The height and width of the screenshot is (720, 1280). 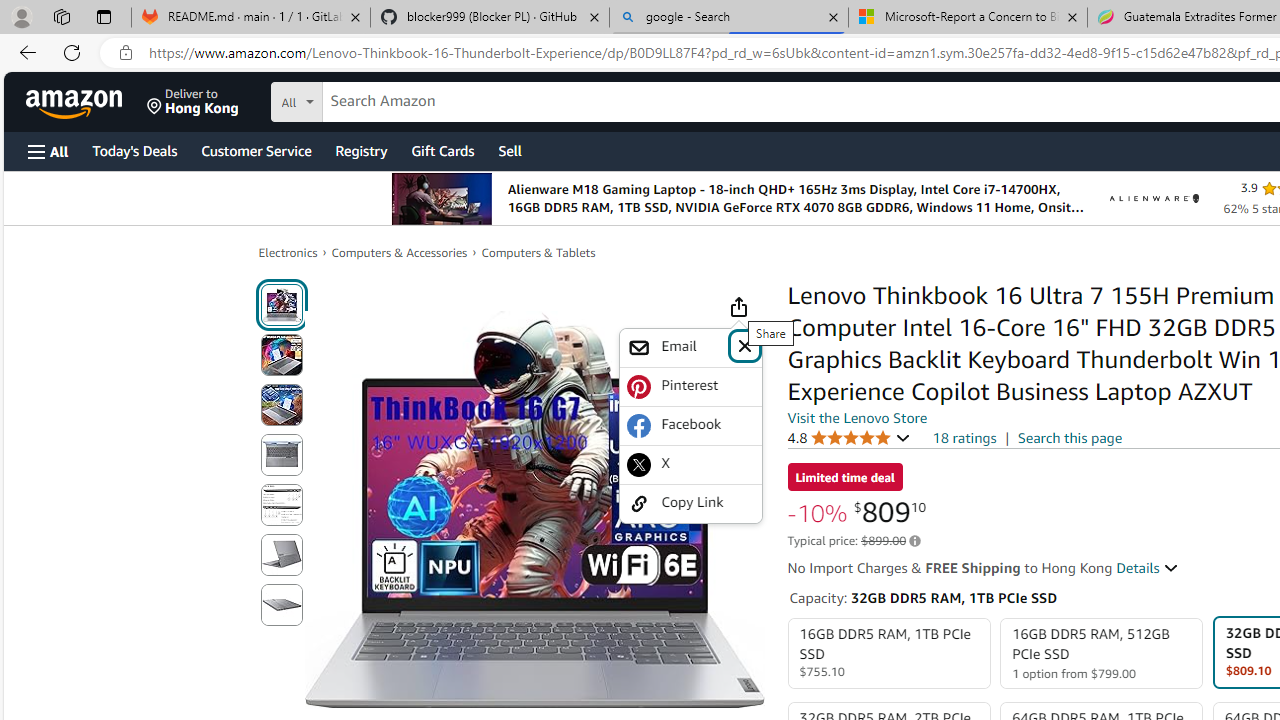 I want to click on 'Visit the Lenovo Store', so click(x=857, y=416).